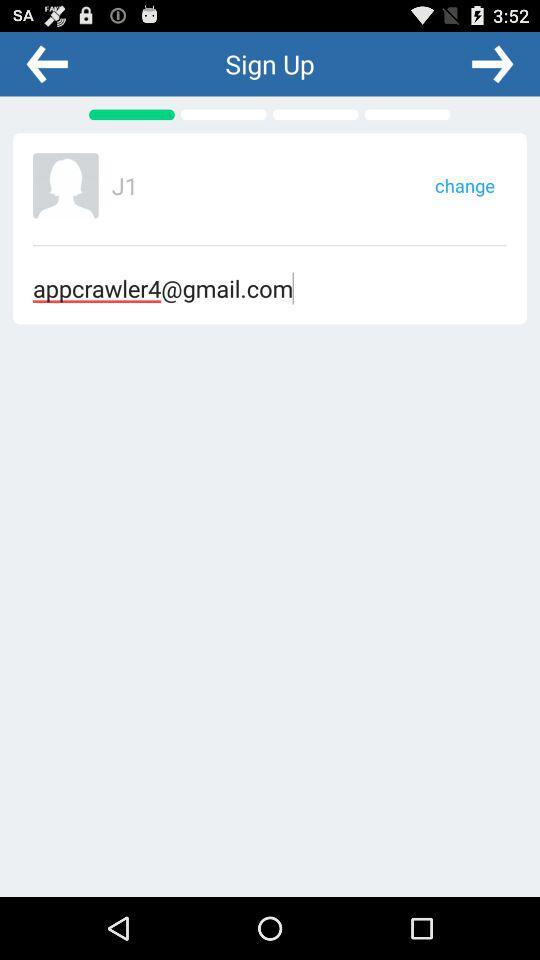  Describe the element at coordinates (491, 63) in the screenshot. I see `go forward a page` at that location.